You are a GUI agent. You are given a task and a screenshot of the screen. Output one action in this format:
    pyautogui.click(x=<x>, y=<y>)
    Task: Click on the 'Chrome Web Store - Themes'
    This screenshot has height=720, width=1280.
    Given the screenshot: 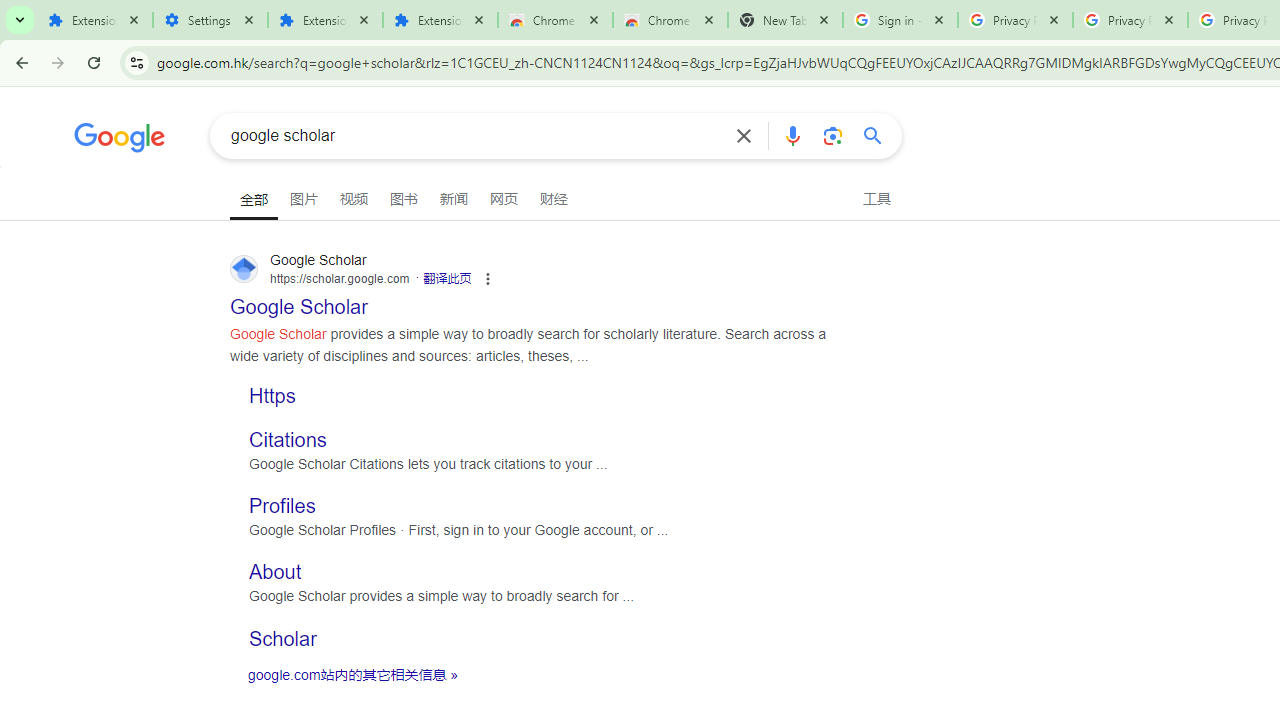 What is the action you would take?
    pyautogui.click(x=670, y=20)
    